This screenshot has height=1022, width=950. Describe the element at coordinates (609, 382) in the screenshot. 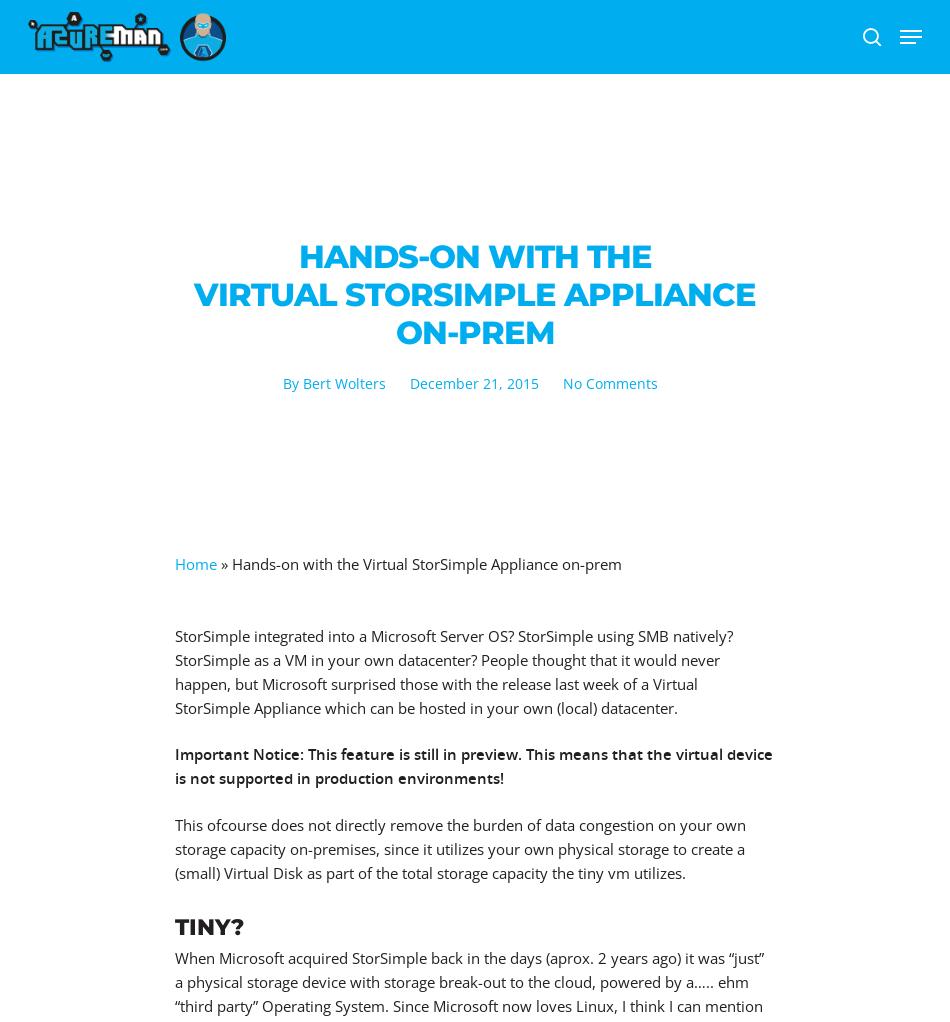

I see `'No Comments'` at that location.